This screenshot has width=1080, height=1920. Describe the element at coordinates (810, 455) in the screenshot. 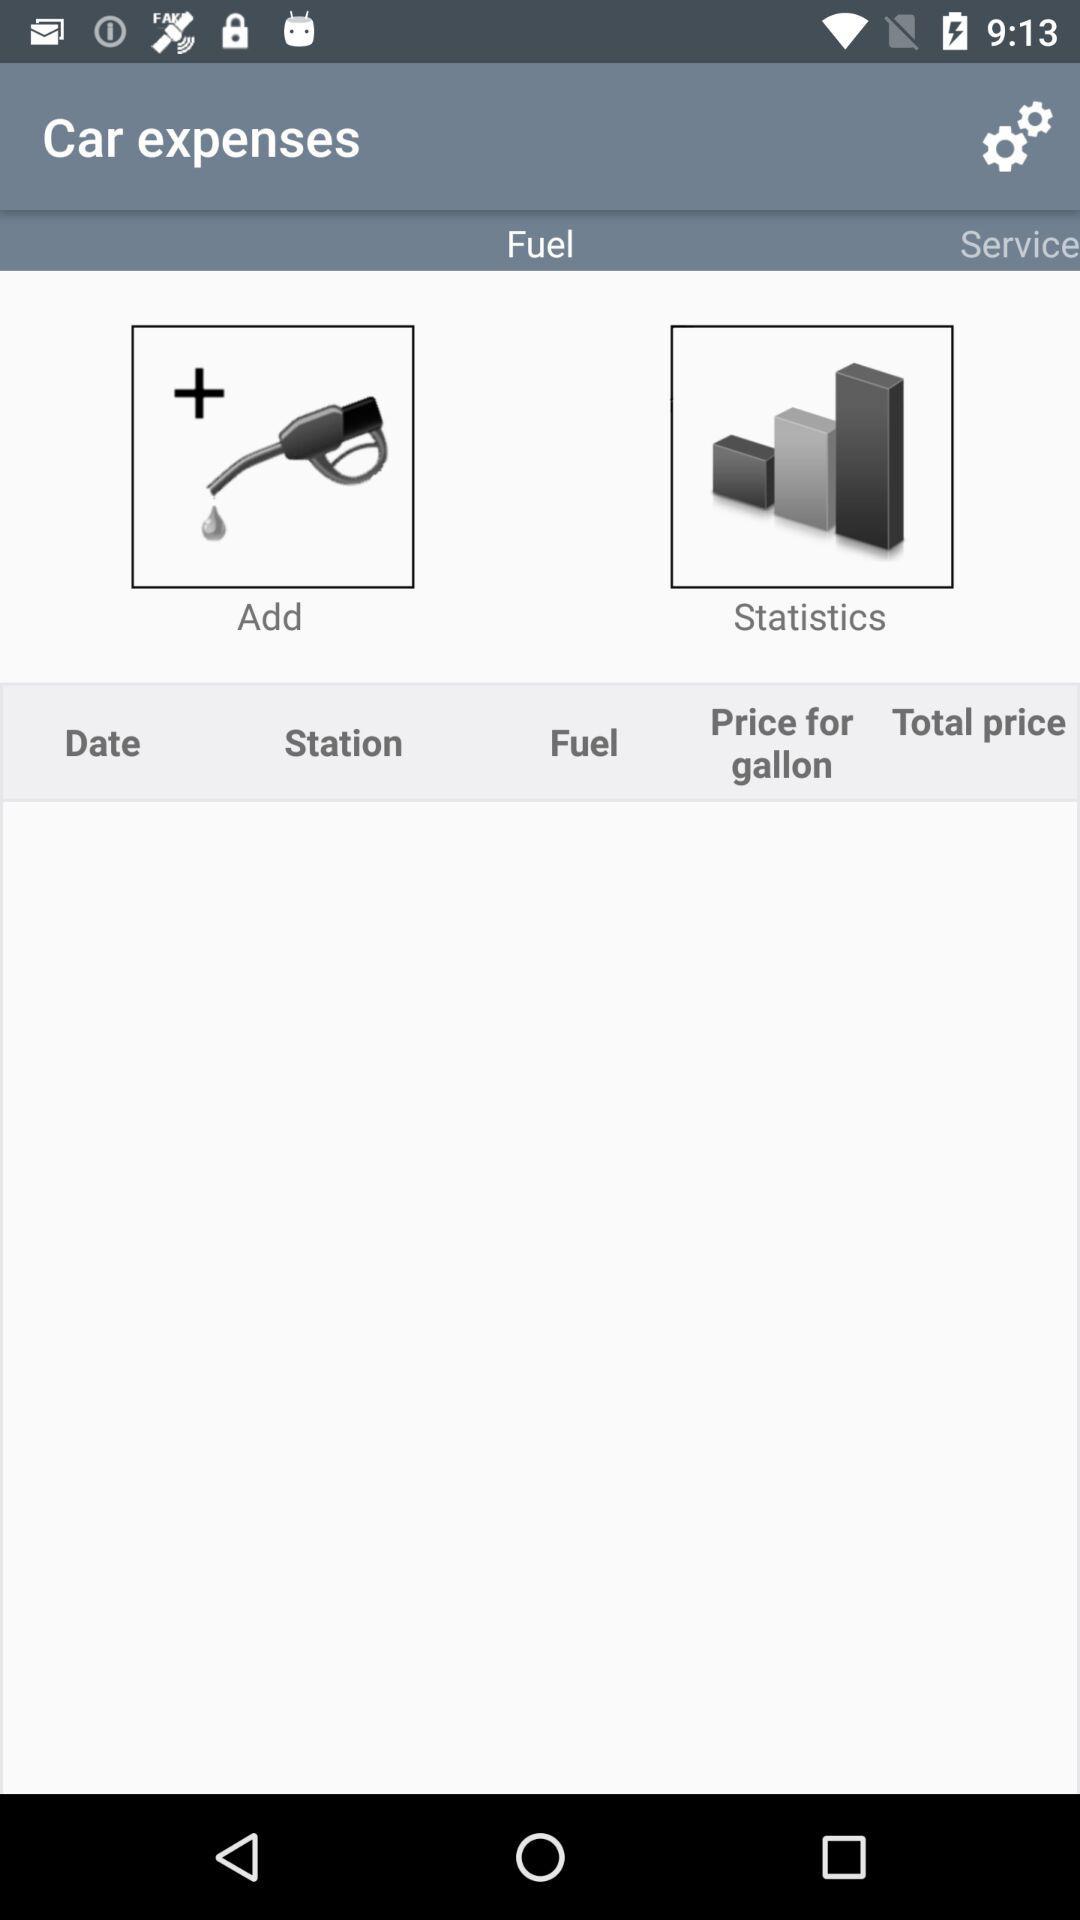

I see `statistics` at that location.